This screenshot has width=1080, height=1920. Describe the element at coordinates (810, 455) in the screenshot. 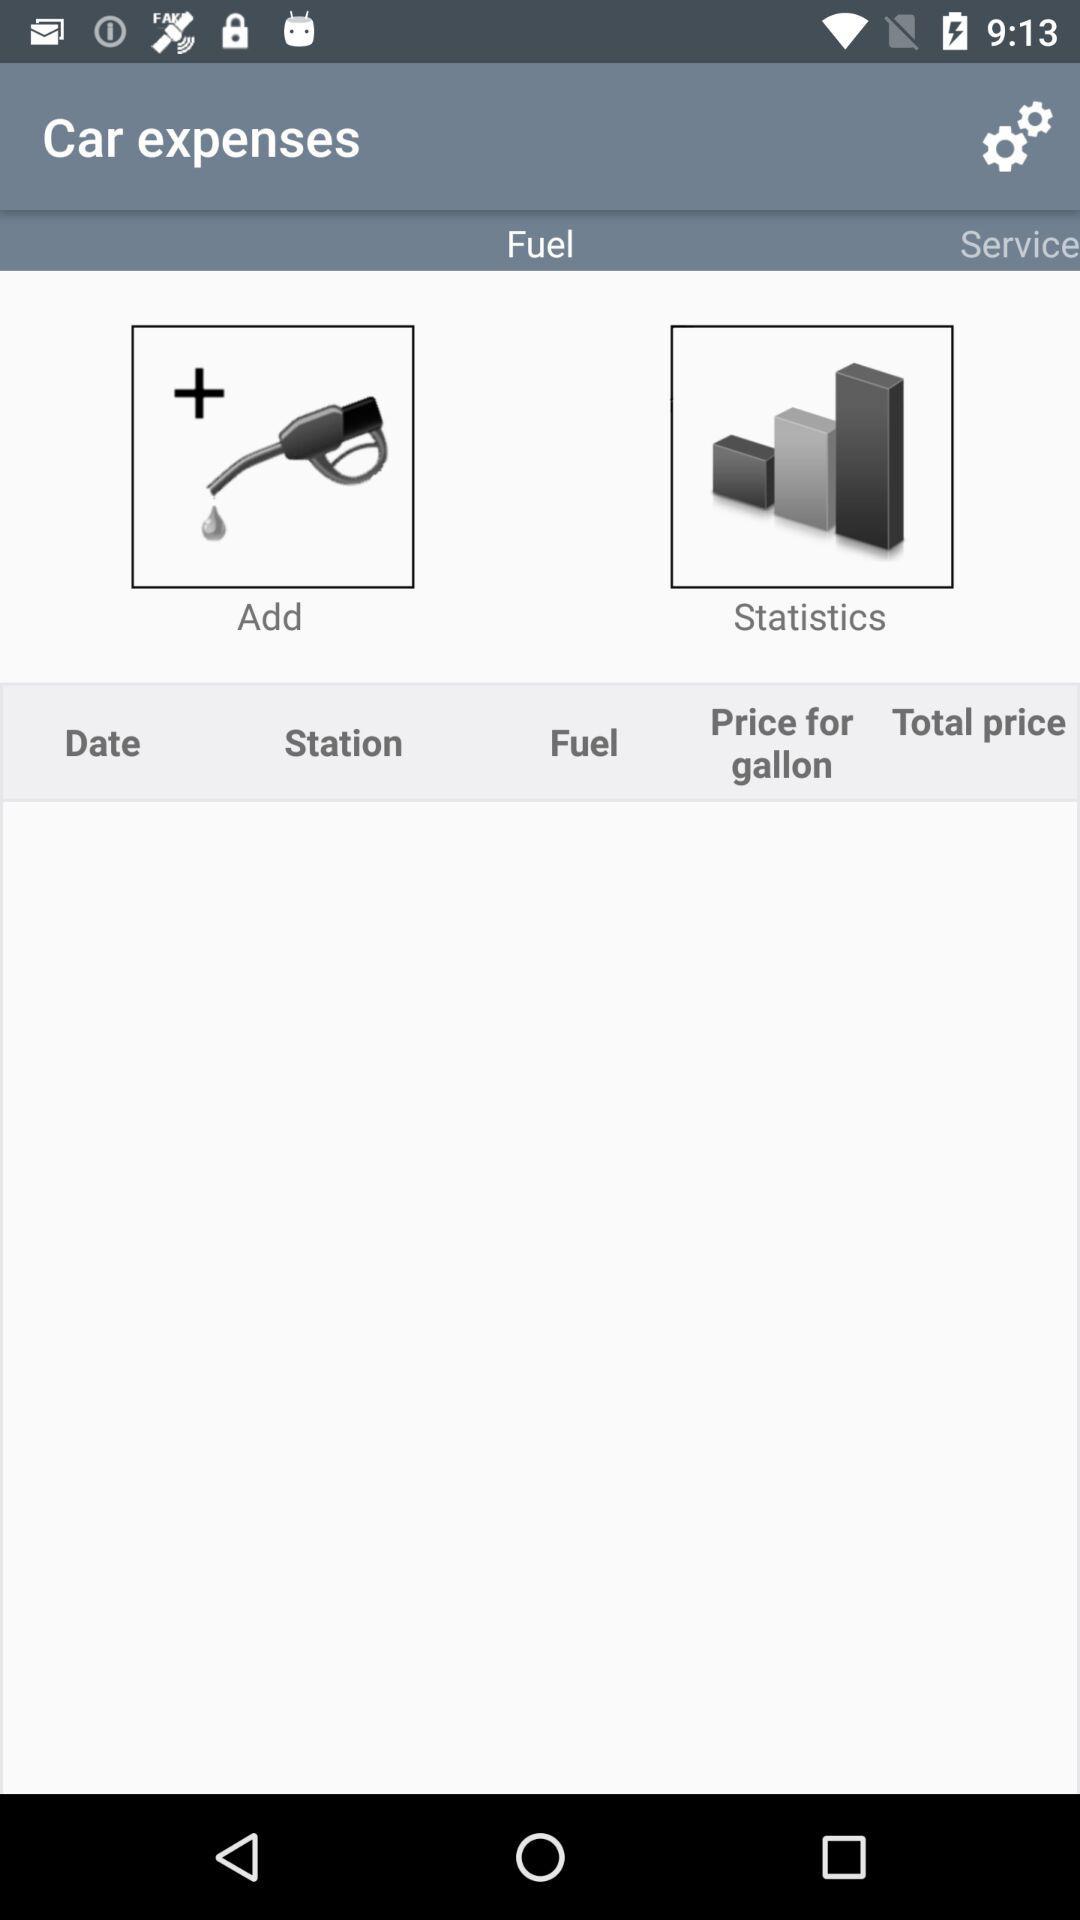

I see `statistics` at that location.